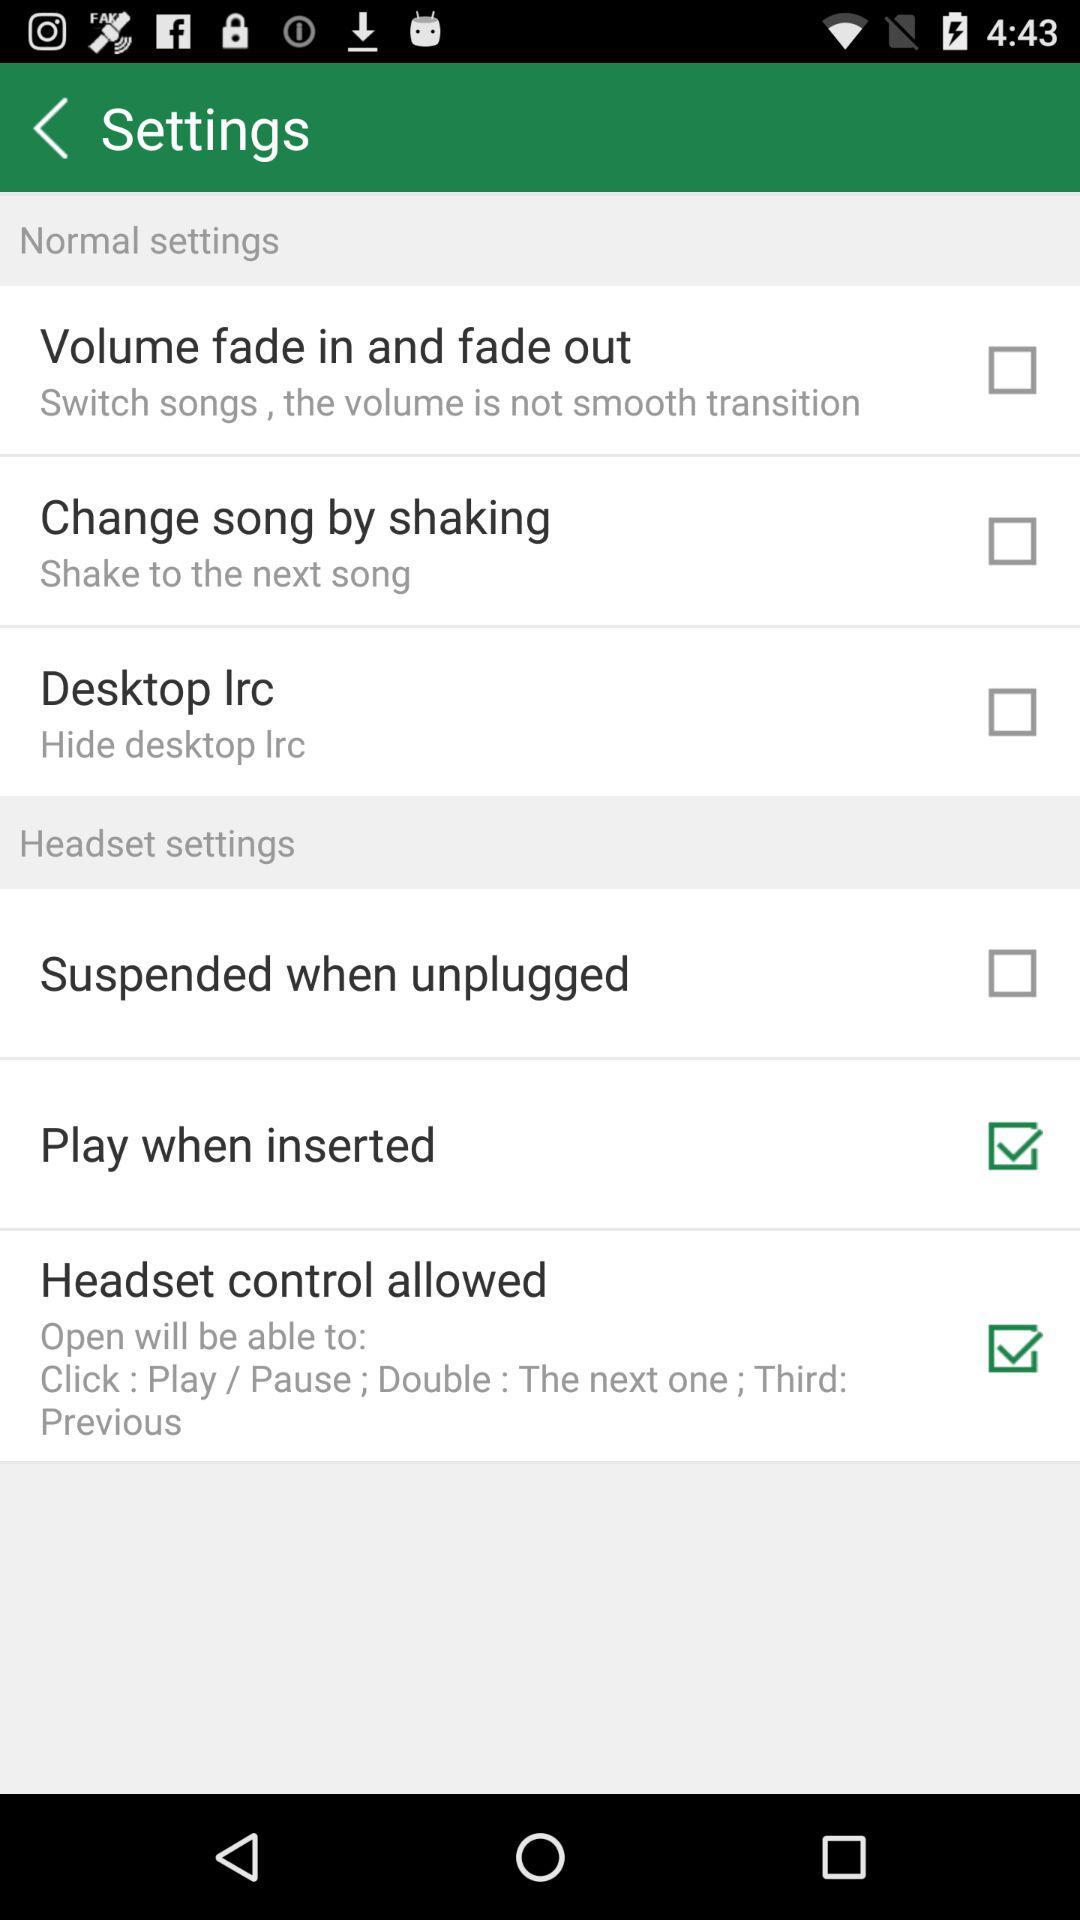 This screenshot has height=1920, width=1080. I want to click on suspended when unplugged app, so click(334, 972).